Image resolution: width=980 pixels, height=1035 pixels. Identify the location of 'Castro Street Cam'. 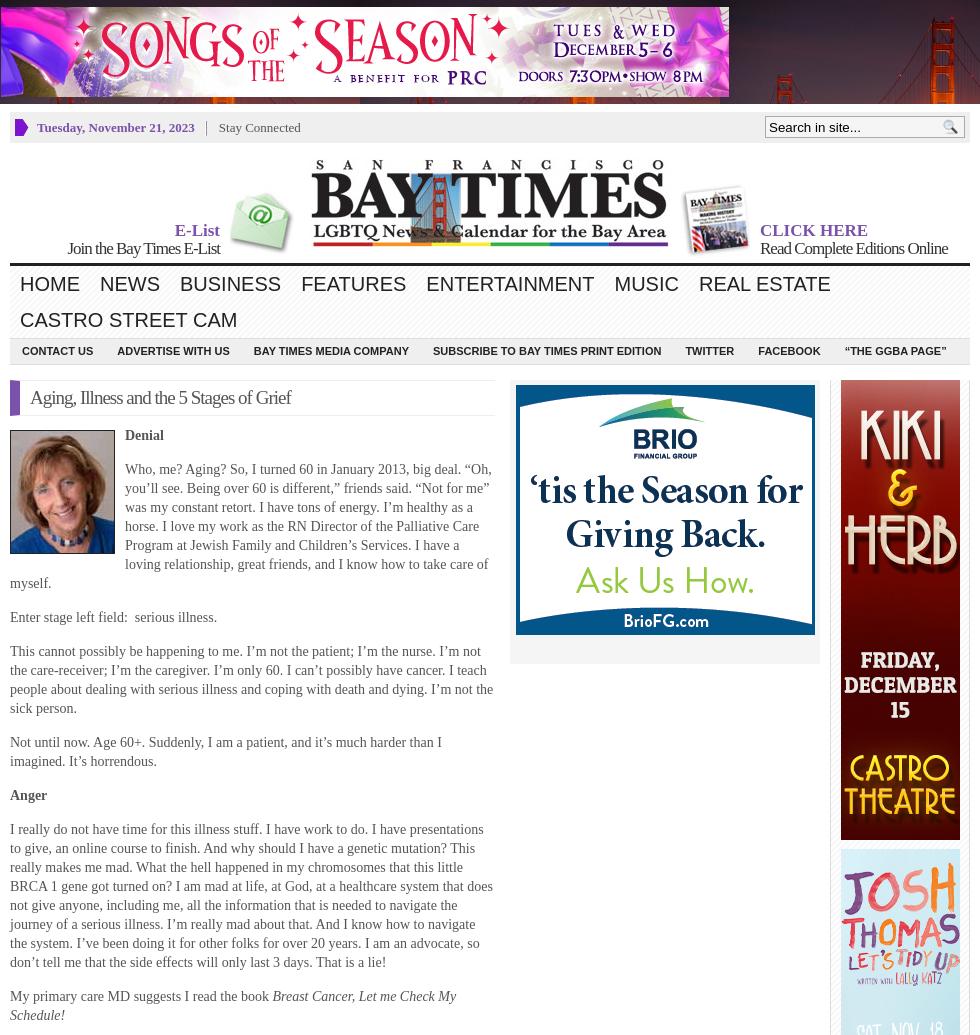
(128, 318).